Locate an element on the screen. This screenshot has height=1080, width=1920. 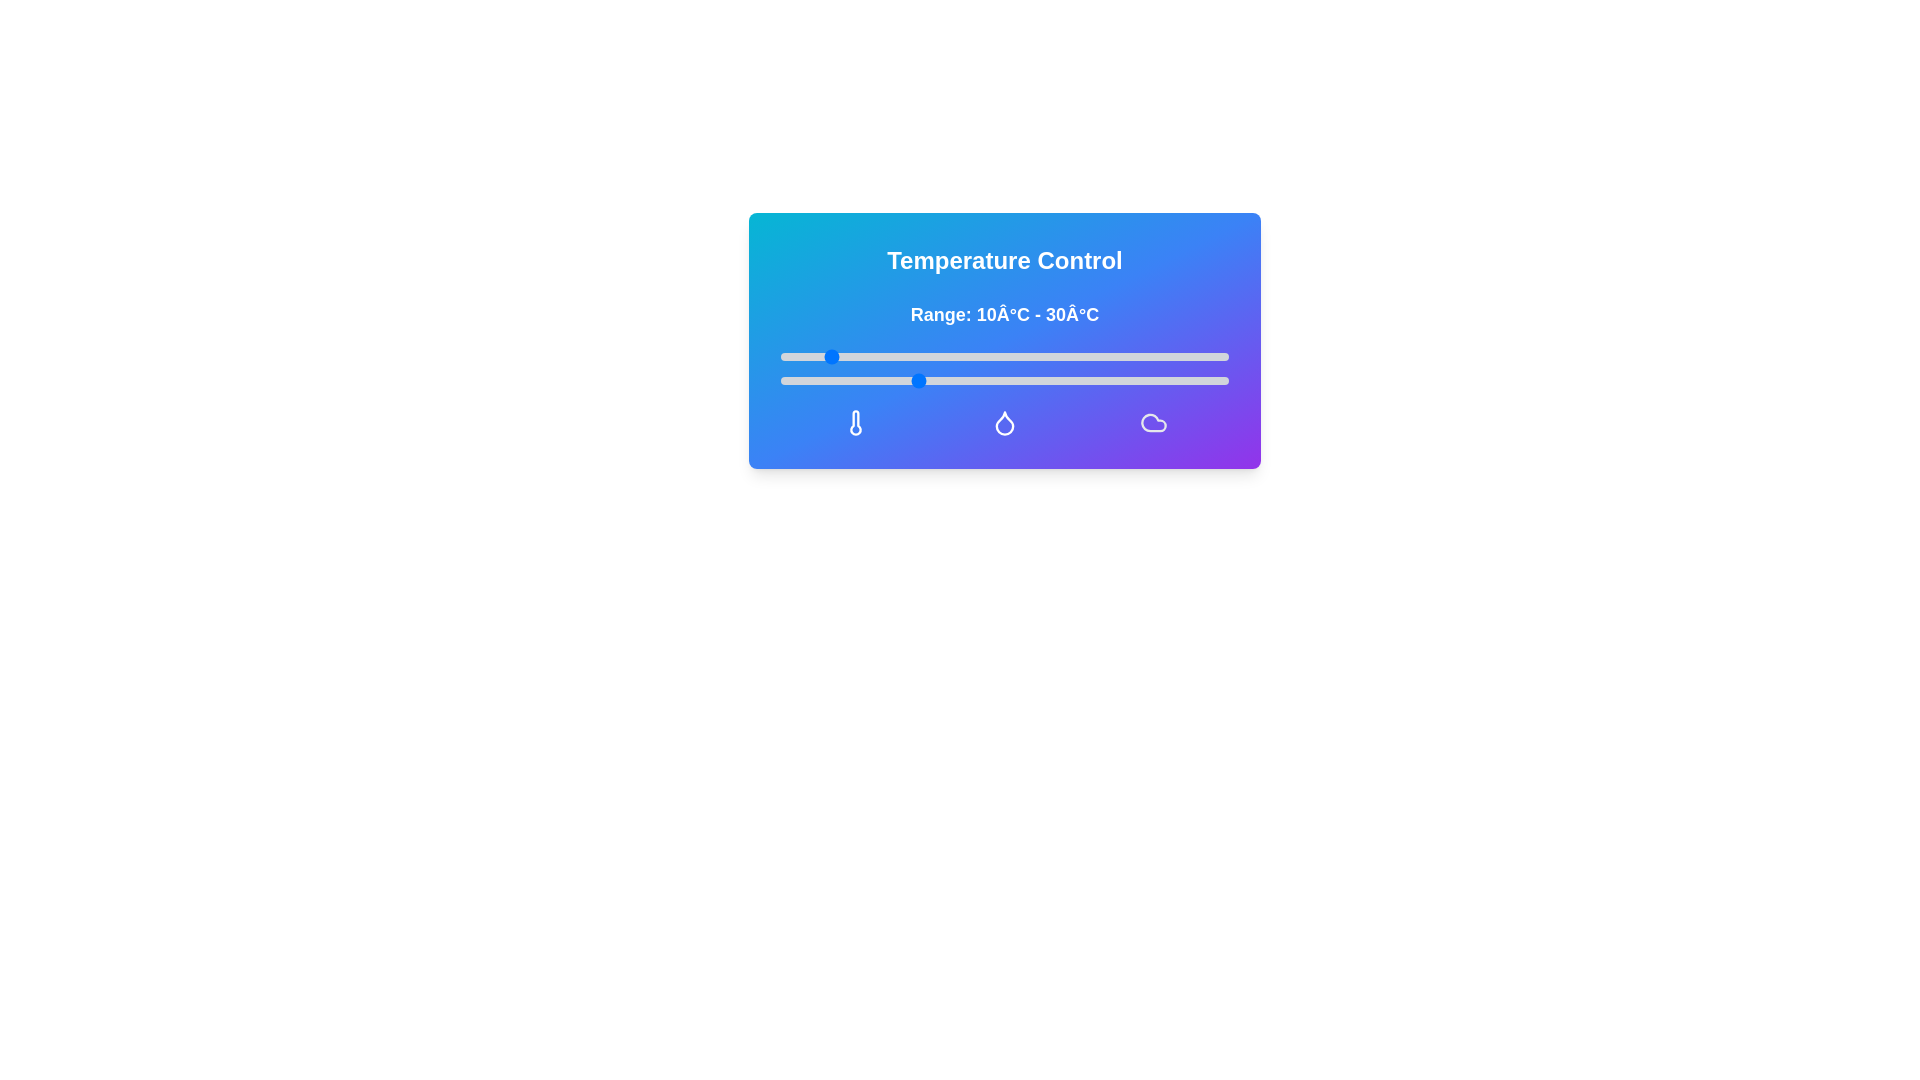
the stylized droplet-shaped icon, which is filled with a gradient blue shade is located at coordinates (1004, 422).